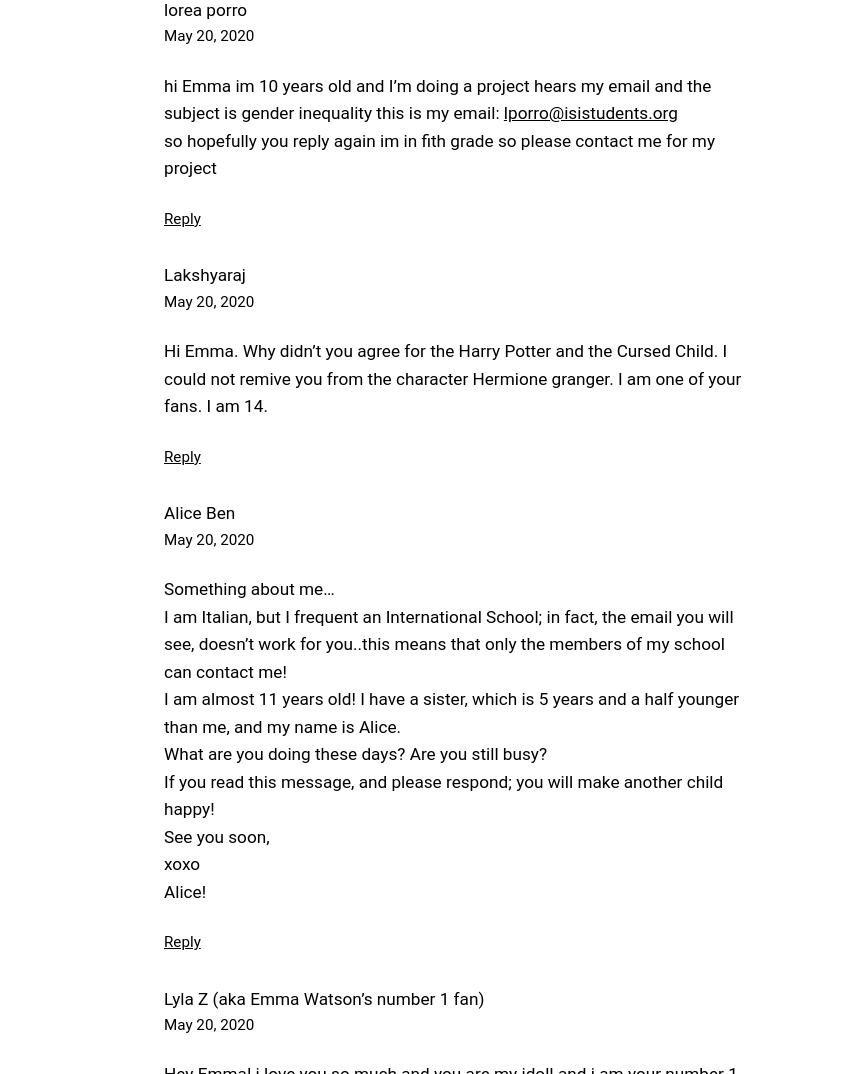  Describe the element at coordinates (438, 153) in the screenshot. I see `'so hopefully you reply again im in fith grade so please contact me for my project'` at that location.